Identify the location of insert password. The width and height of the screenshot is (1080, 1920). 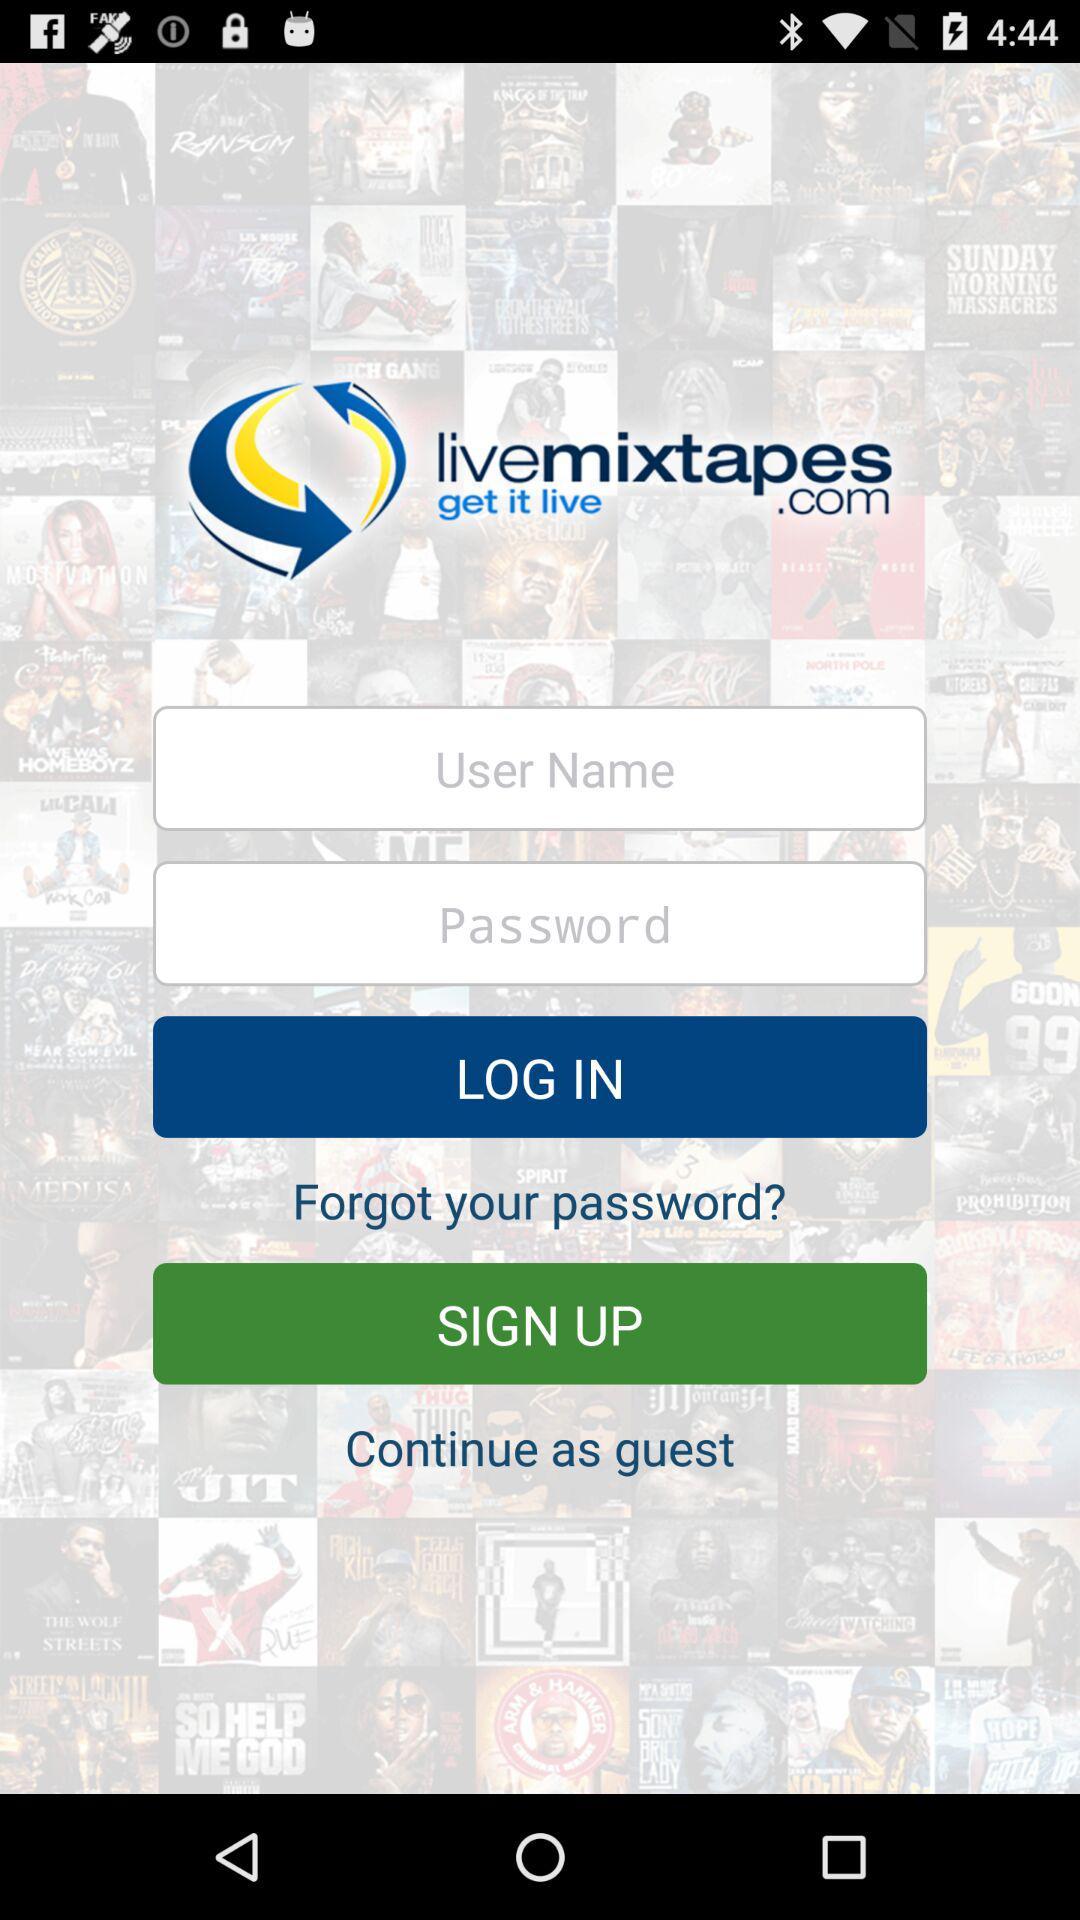
(540, 922).